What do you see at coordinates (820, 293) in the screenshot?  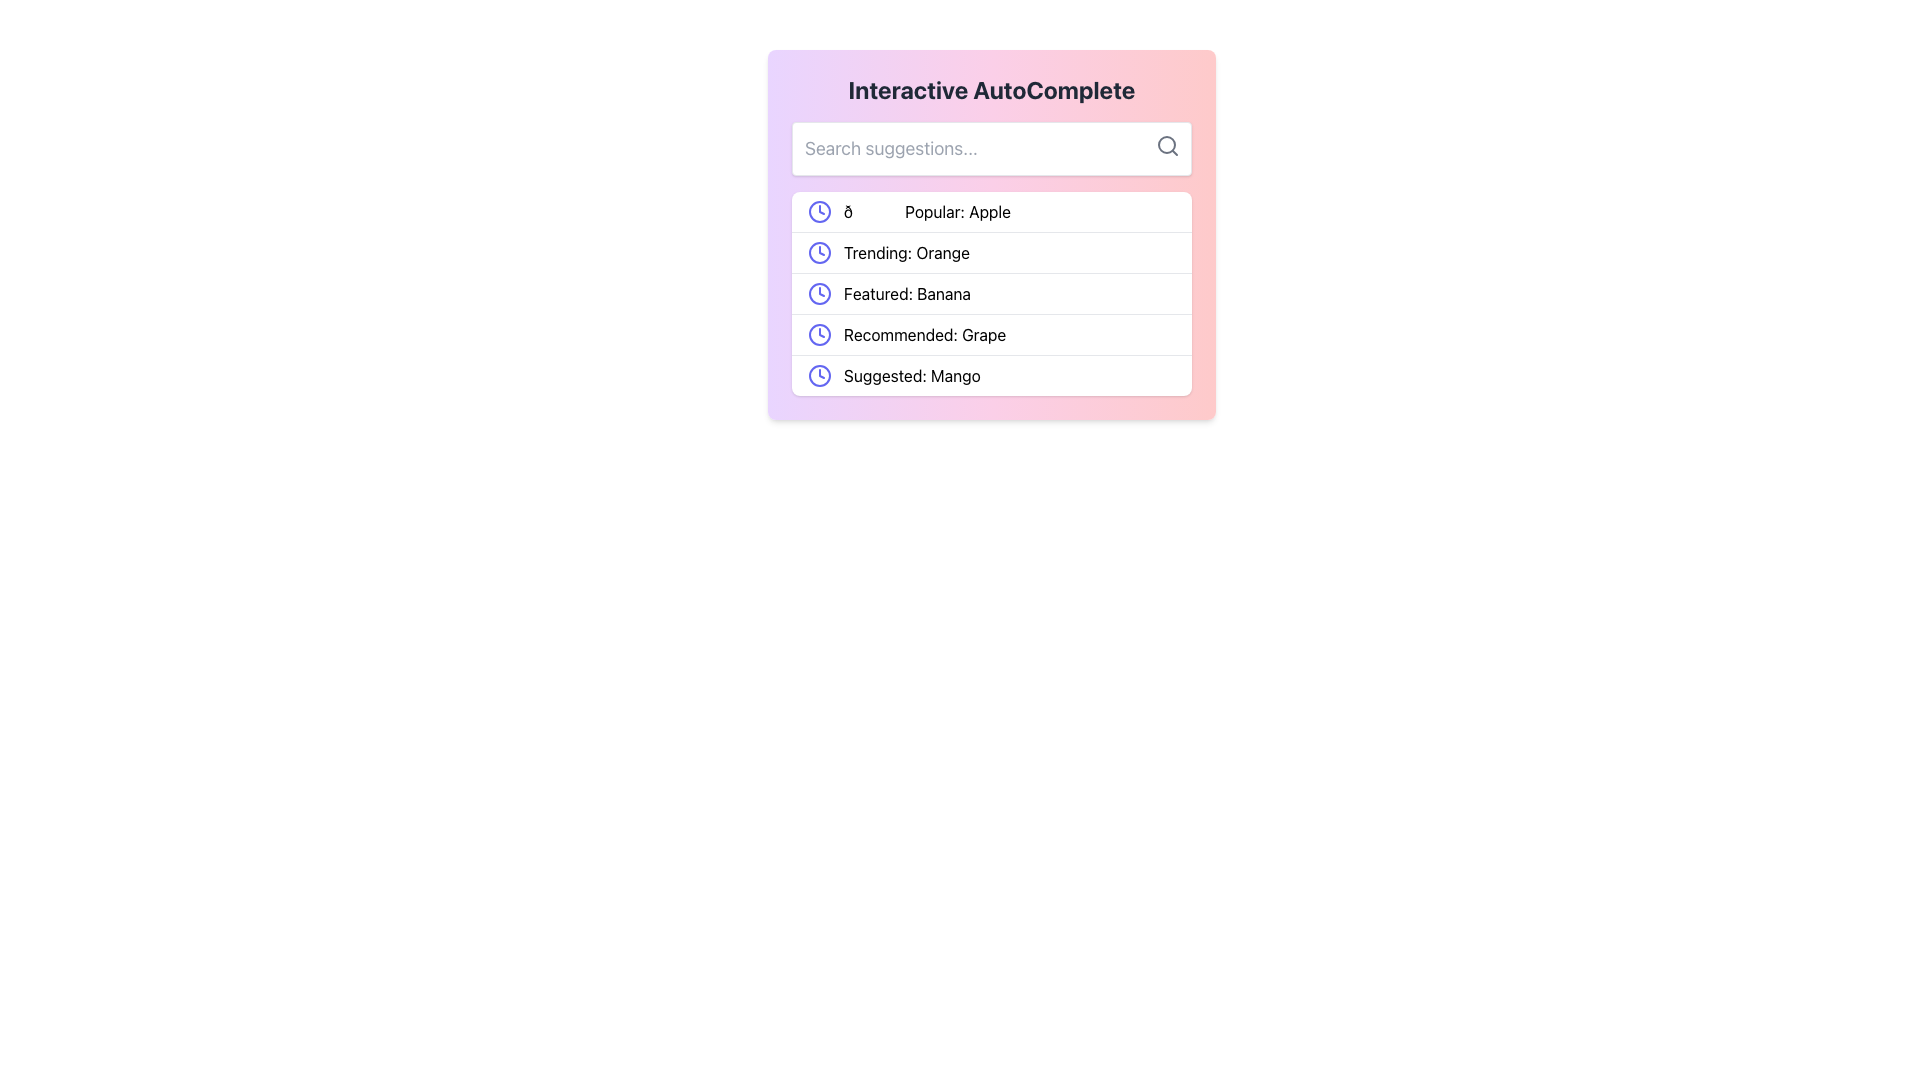 I see `the Circular decorative icon component of the clock, which is positioned to the left of the text 'Featured: Banana' in the interactive suggestion panel` at bounding box center [820, 293].